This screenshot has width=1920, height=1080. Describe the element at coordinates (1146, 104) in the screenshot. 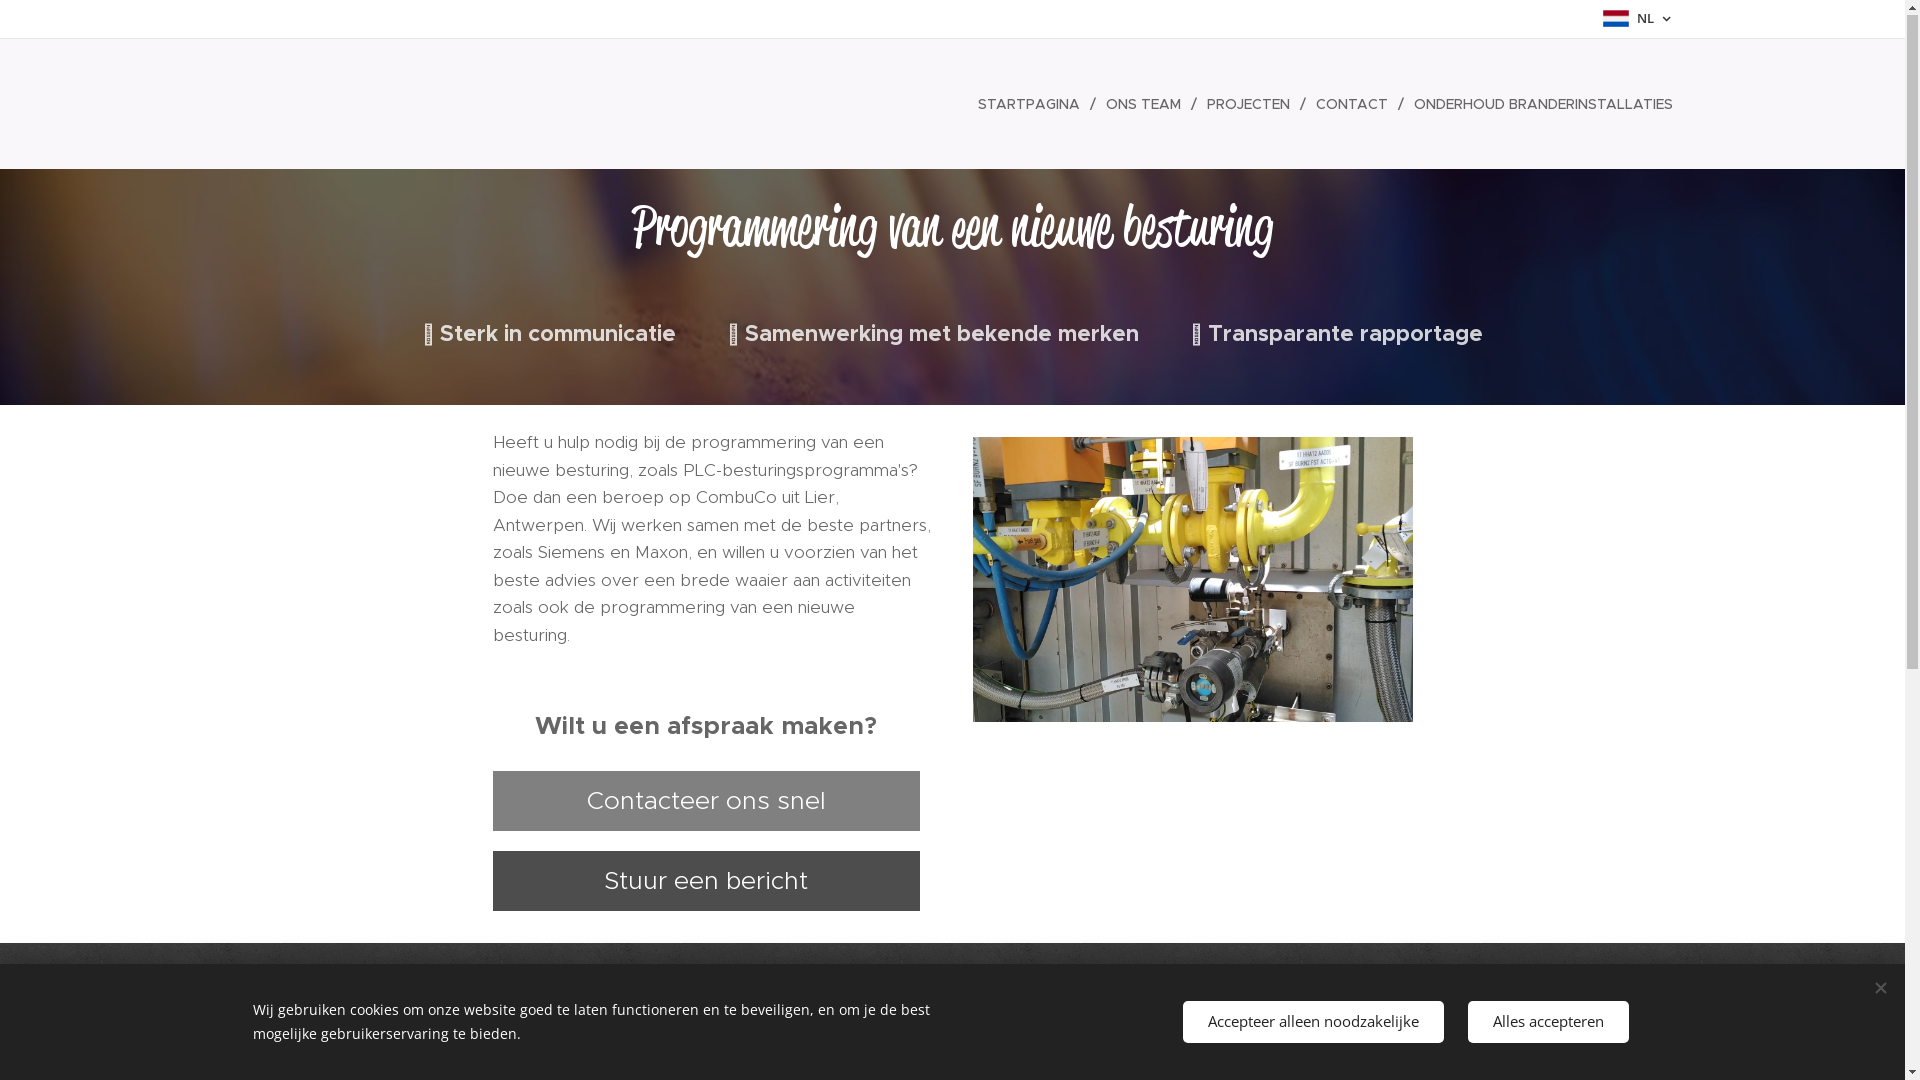

I see `'ONS TEAM'` at that location.